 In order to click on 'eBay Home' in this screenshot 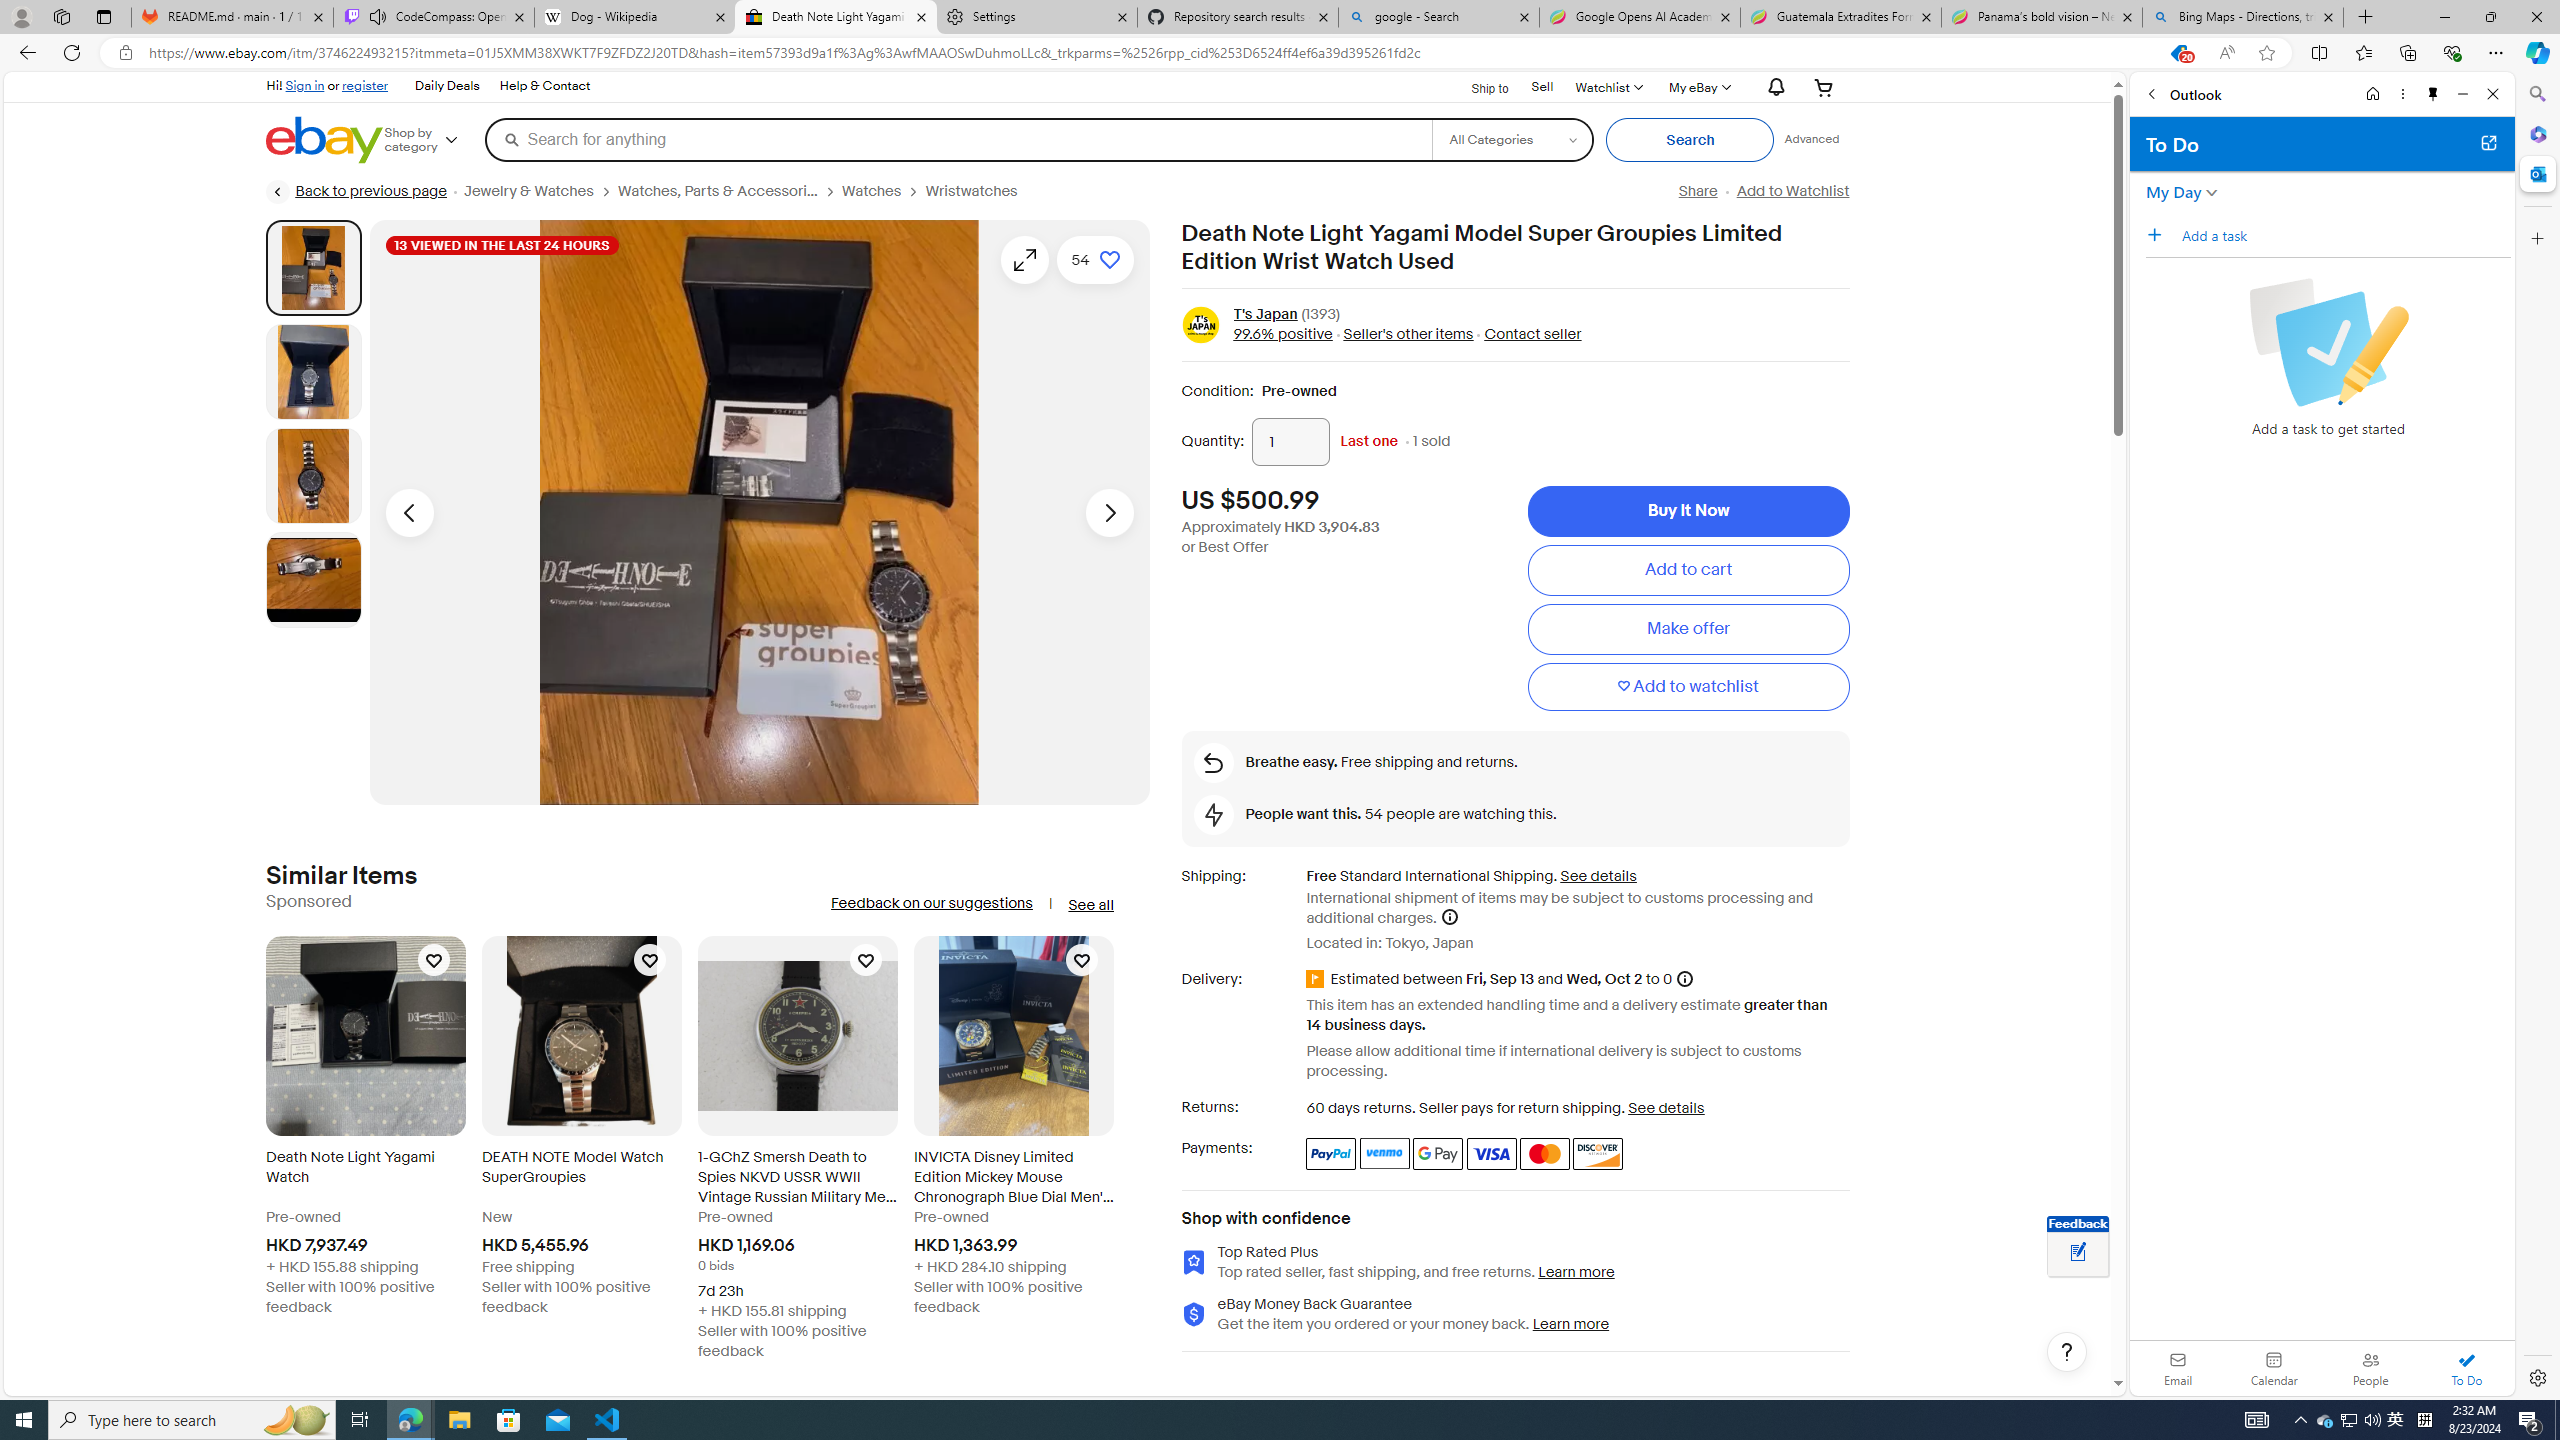, I will do `click(325, 139)`.